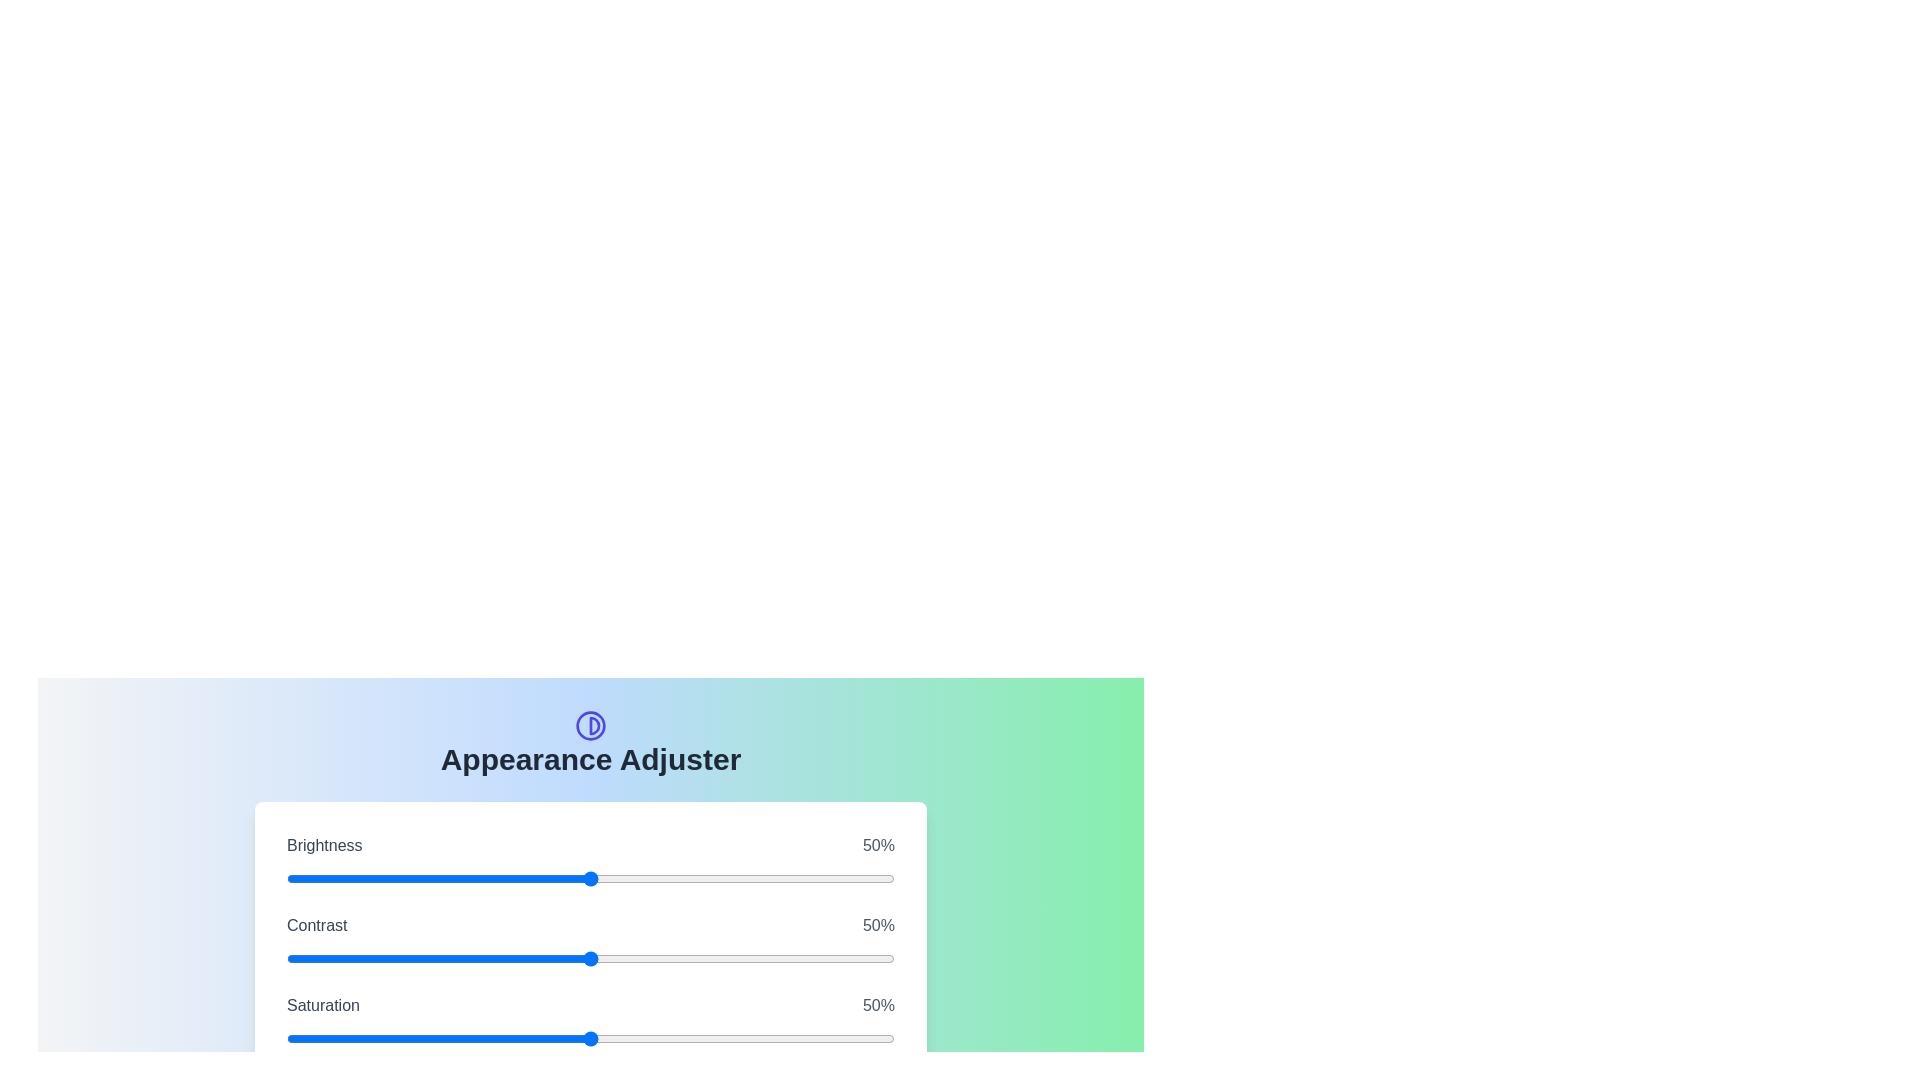 This screenshot has width=1920, height=1080. What do you see at coordinates (629, 878) in the screenshot?
I see `the 0 slider to 13%` at bounding box center [629, 878].